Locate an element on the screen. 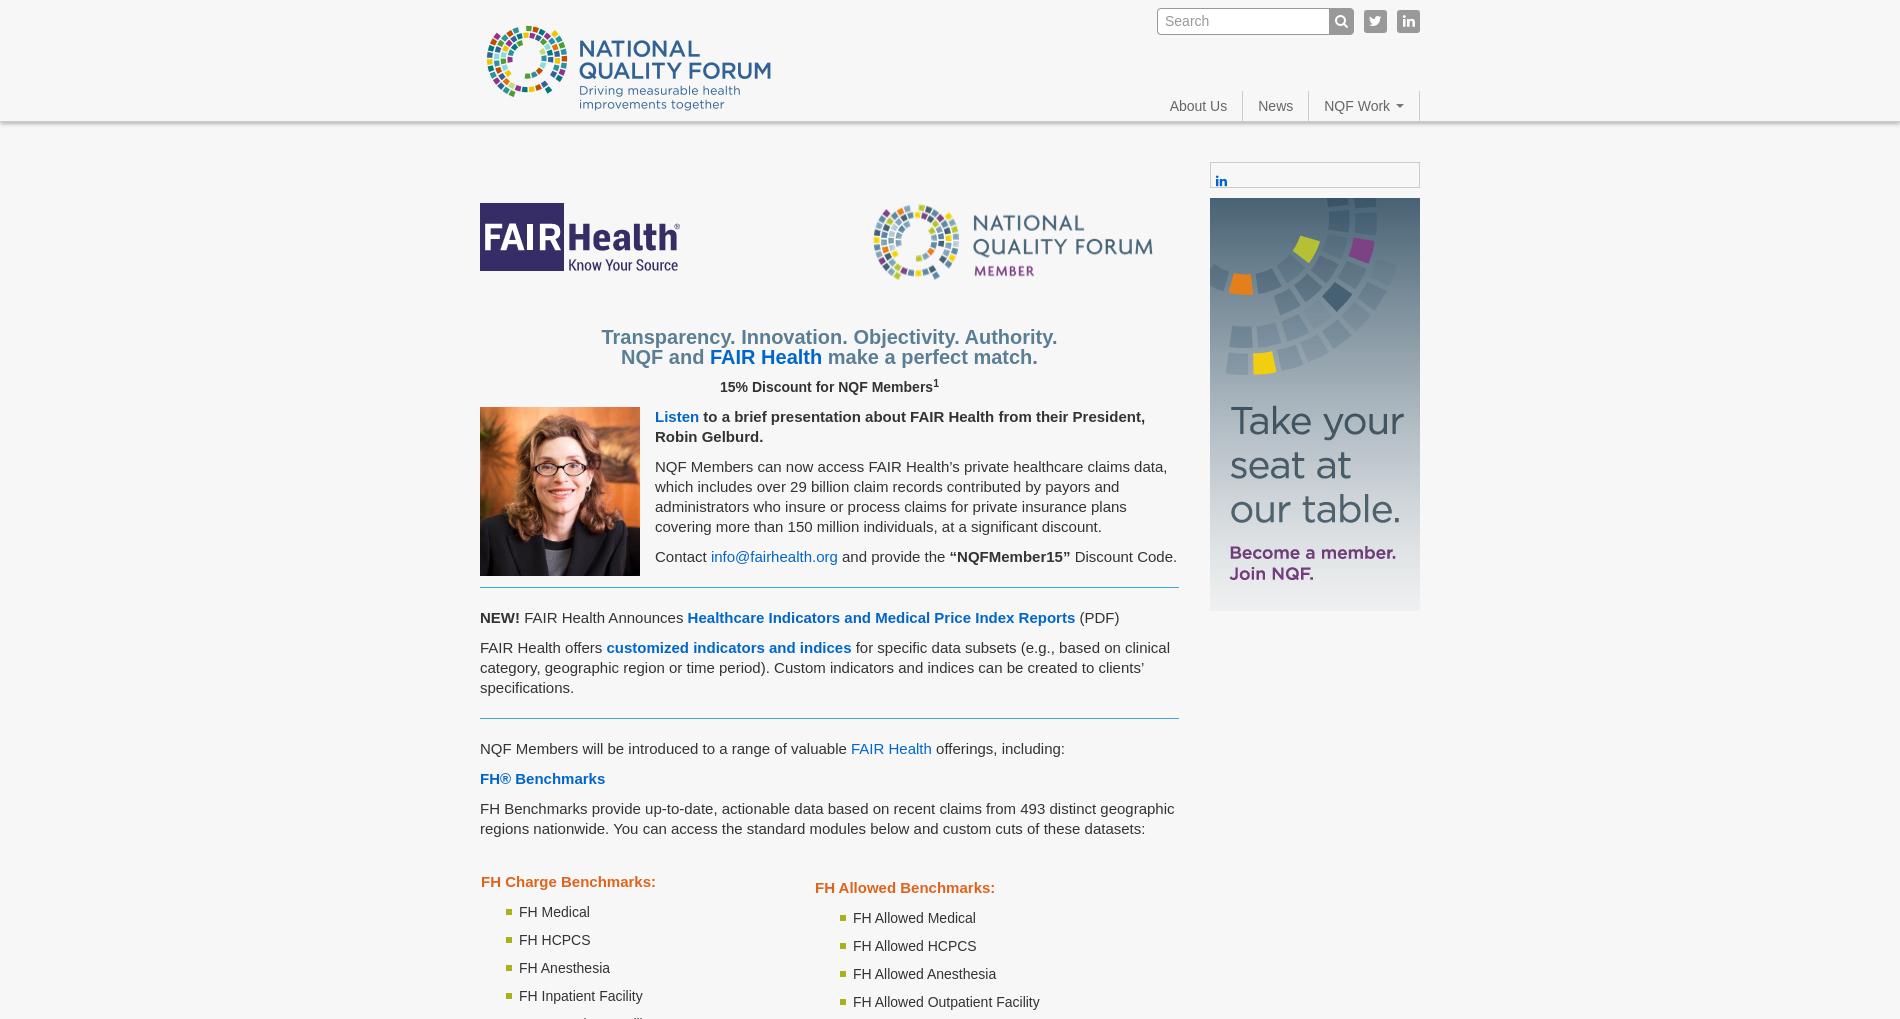 The image size is (1900, 1019). 'FH® Benchmarks' is located at coordinates (542, 777).